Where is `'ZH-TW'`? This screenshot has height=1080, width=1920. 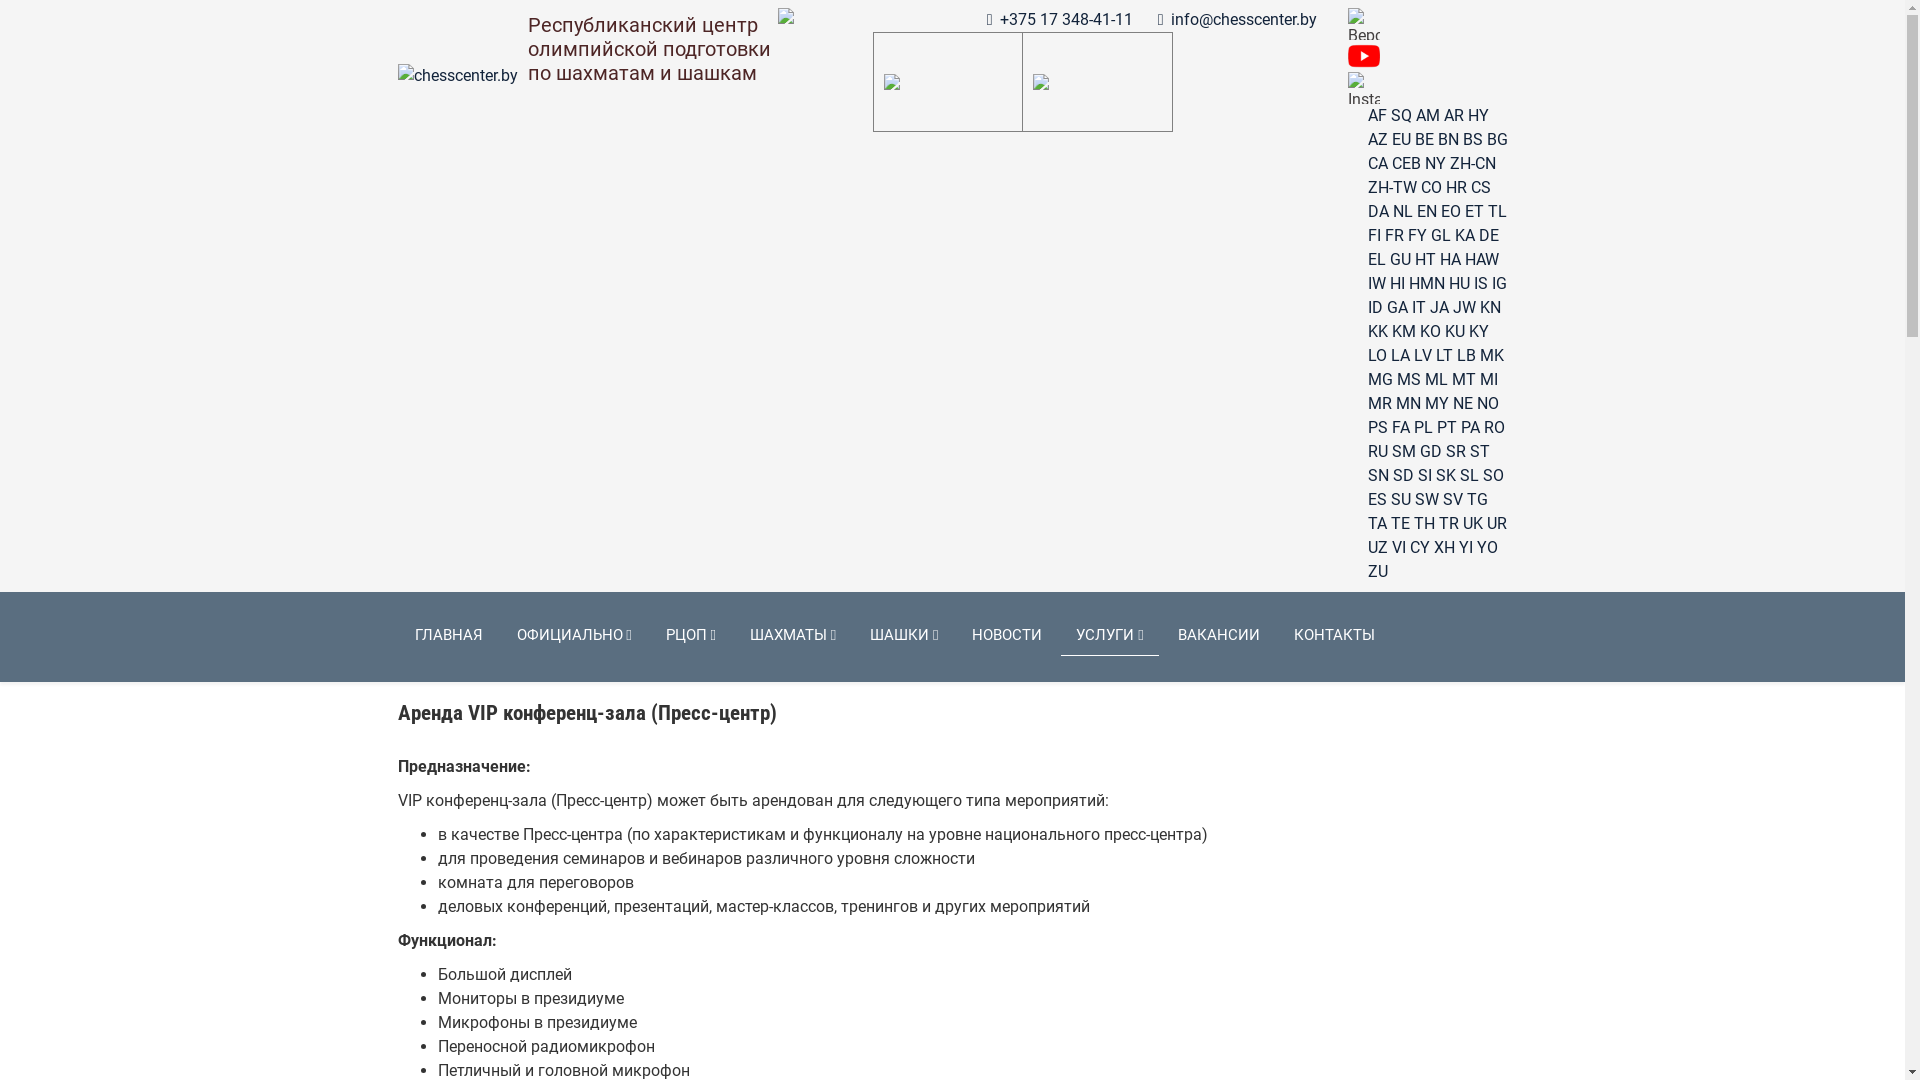 'ZH-TW' is located at coordinates (1391, 187).